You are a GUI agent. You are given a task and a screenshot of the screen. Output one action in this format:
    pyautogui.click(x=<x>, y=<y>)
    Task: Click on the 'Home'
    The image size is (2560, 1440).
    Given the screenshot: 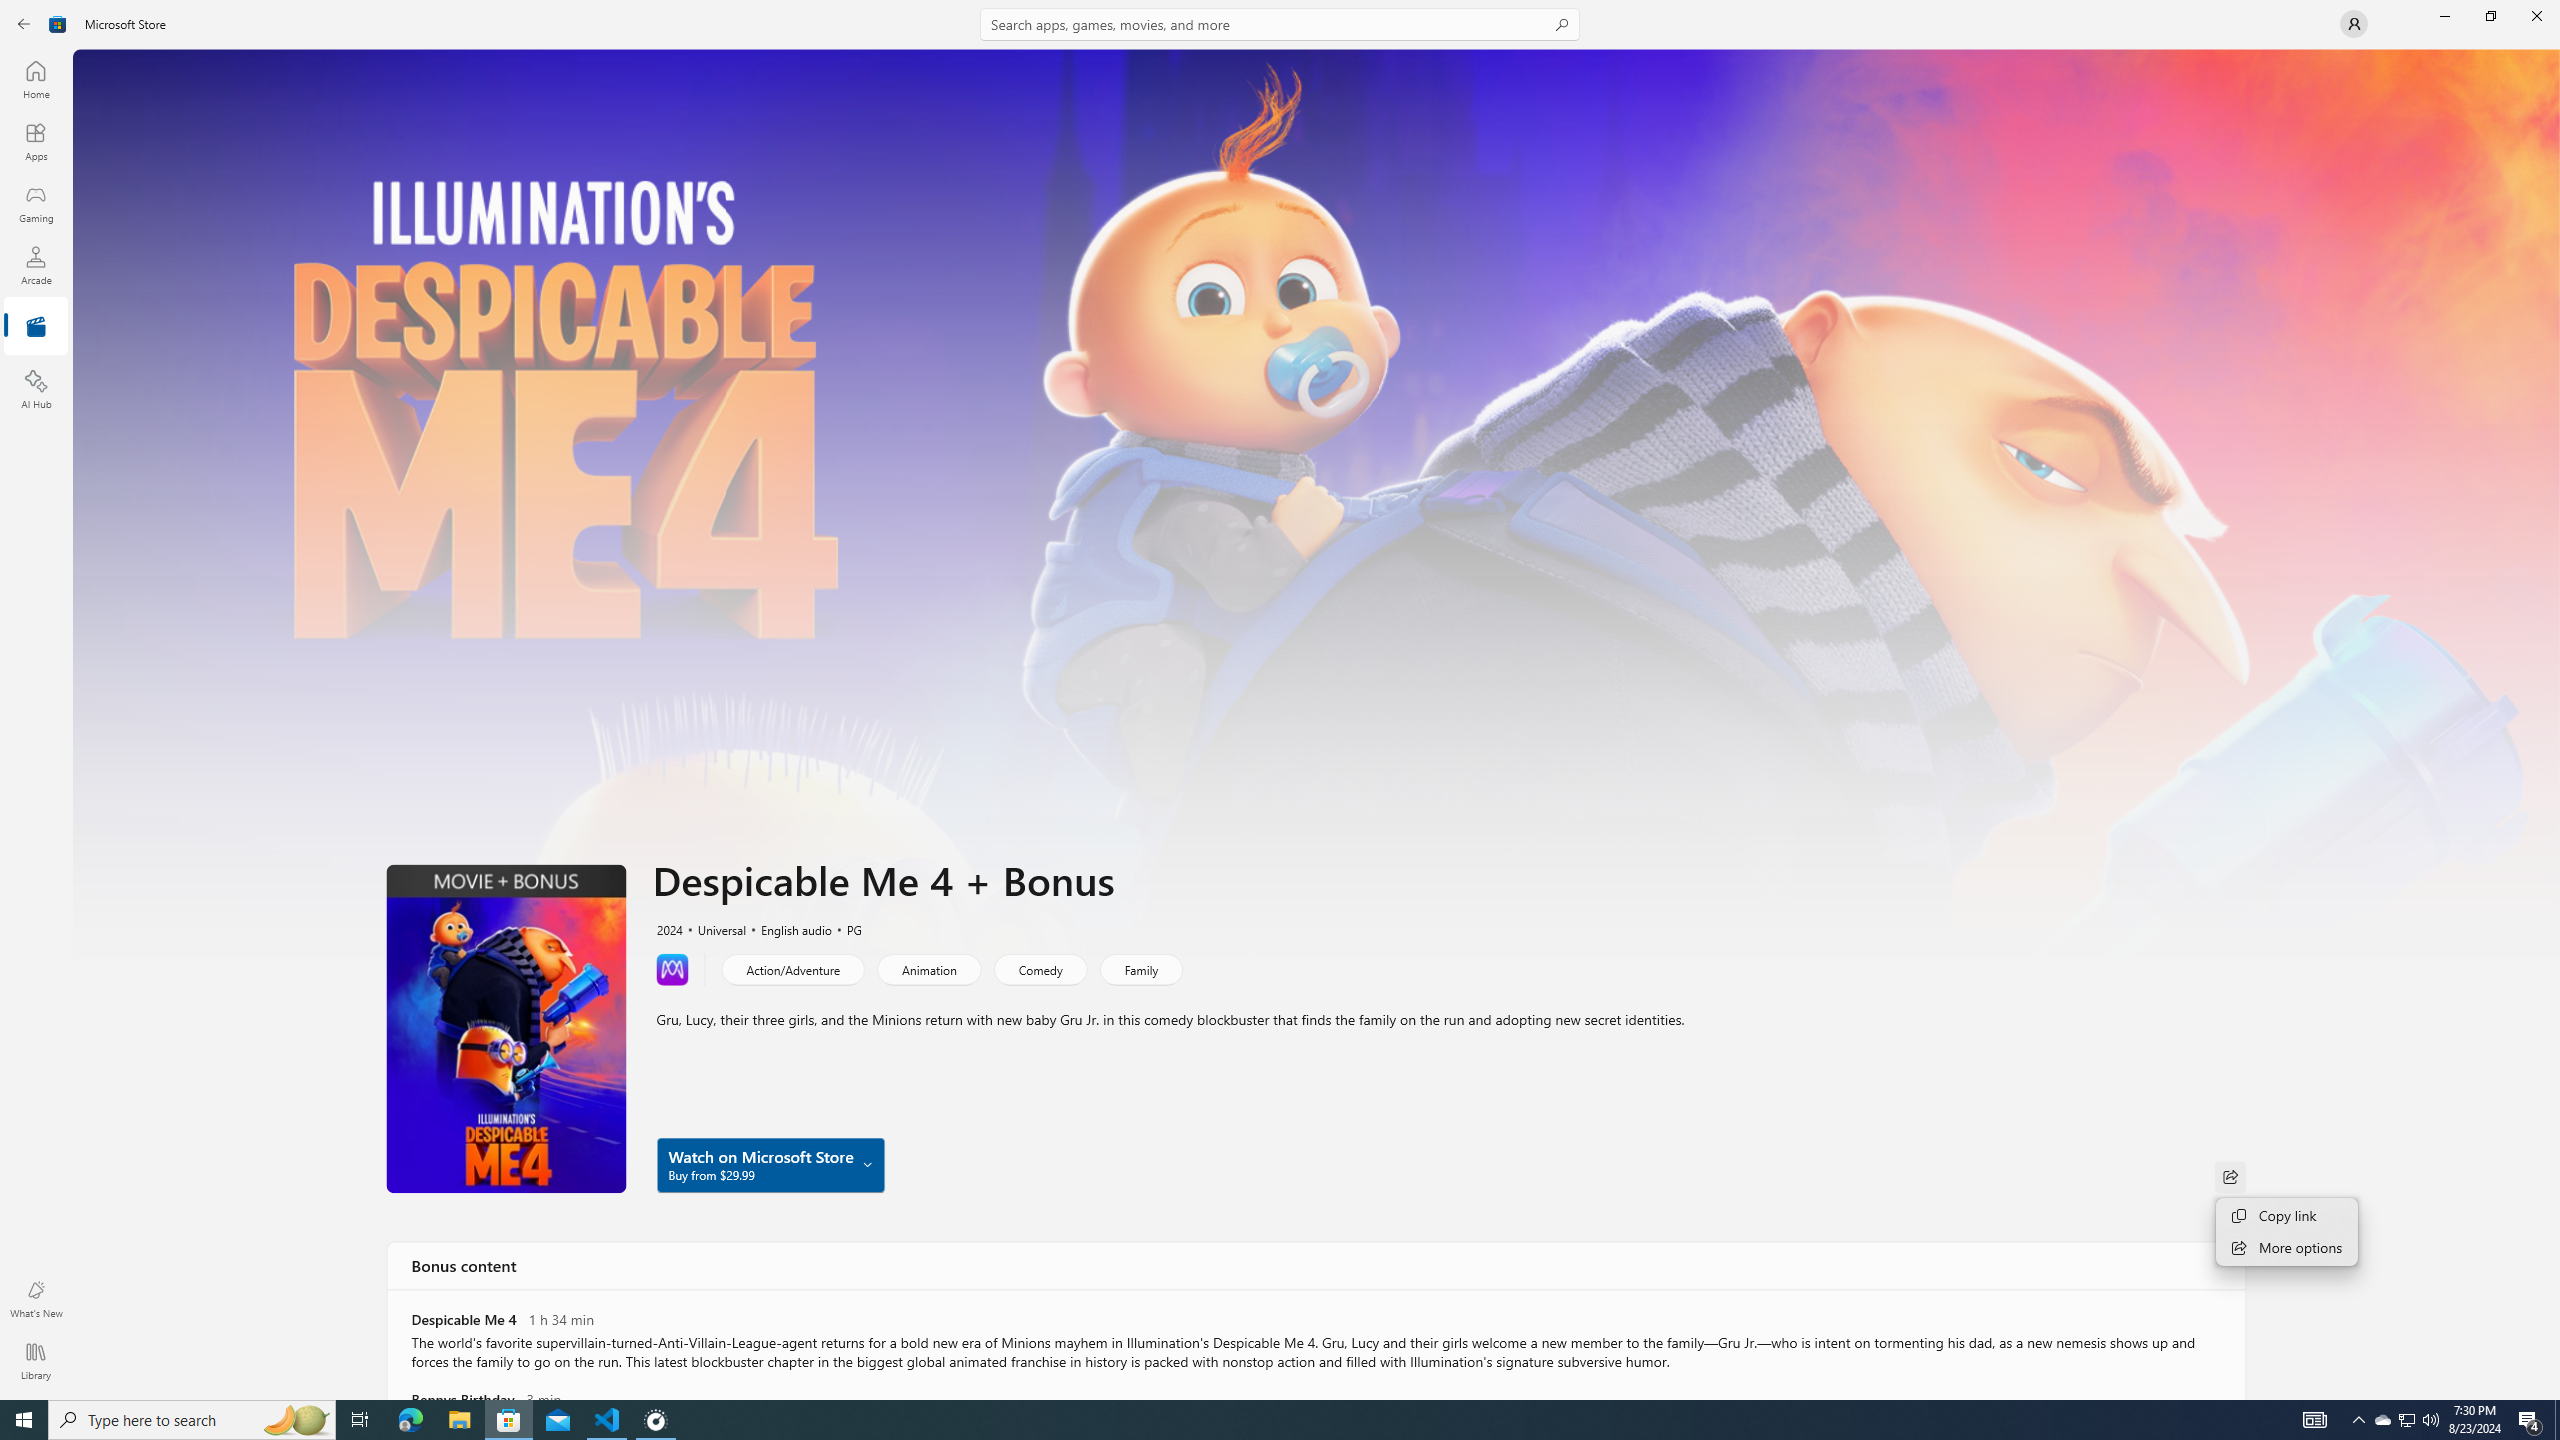 What is the action you would take?
    pyautogui.click(x=34, y=78)
    